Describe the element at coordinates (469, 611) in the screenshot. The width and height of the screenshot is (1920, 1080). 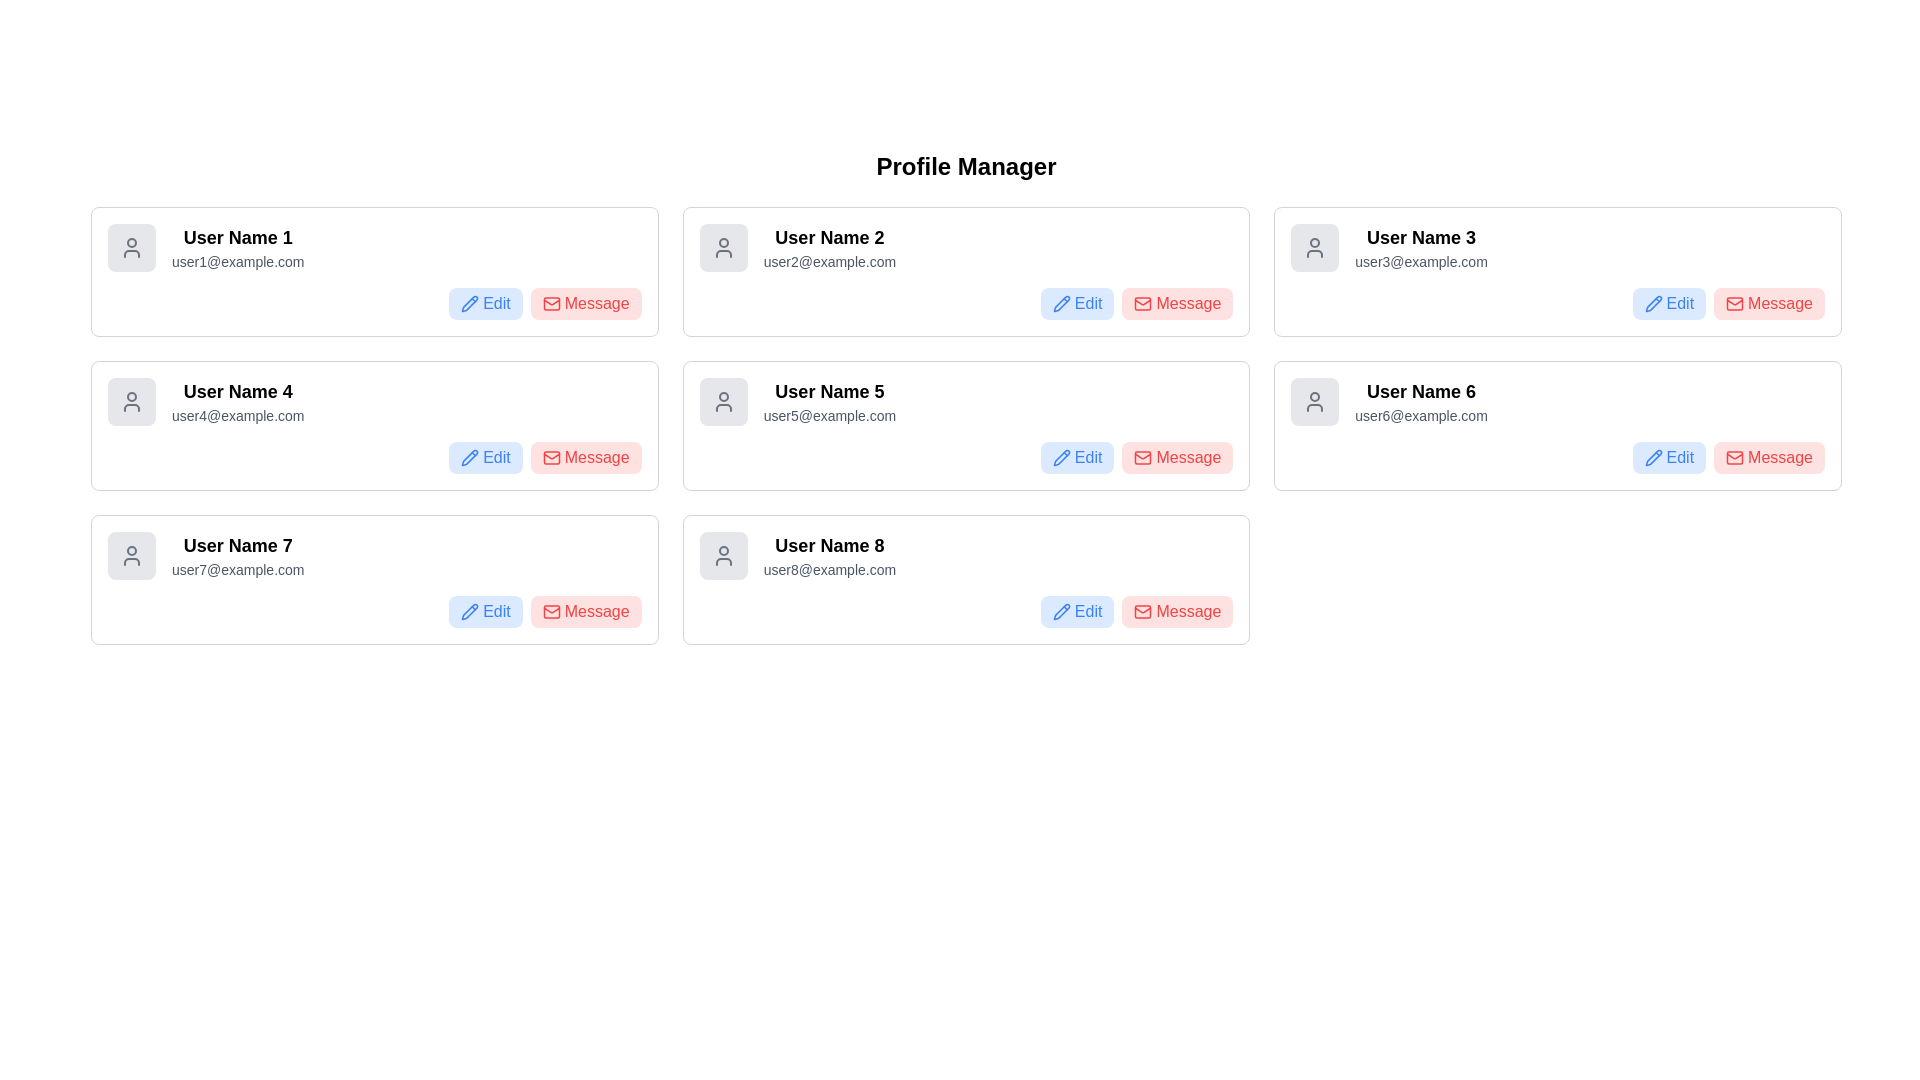
I see `the blue pencil icon located within the 'Edit' button for 'User Name 7'` at that location.